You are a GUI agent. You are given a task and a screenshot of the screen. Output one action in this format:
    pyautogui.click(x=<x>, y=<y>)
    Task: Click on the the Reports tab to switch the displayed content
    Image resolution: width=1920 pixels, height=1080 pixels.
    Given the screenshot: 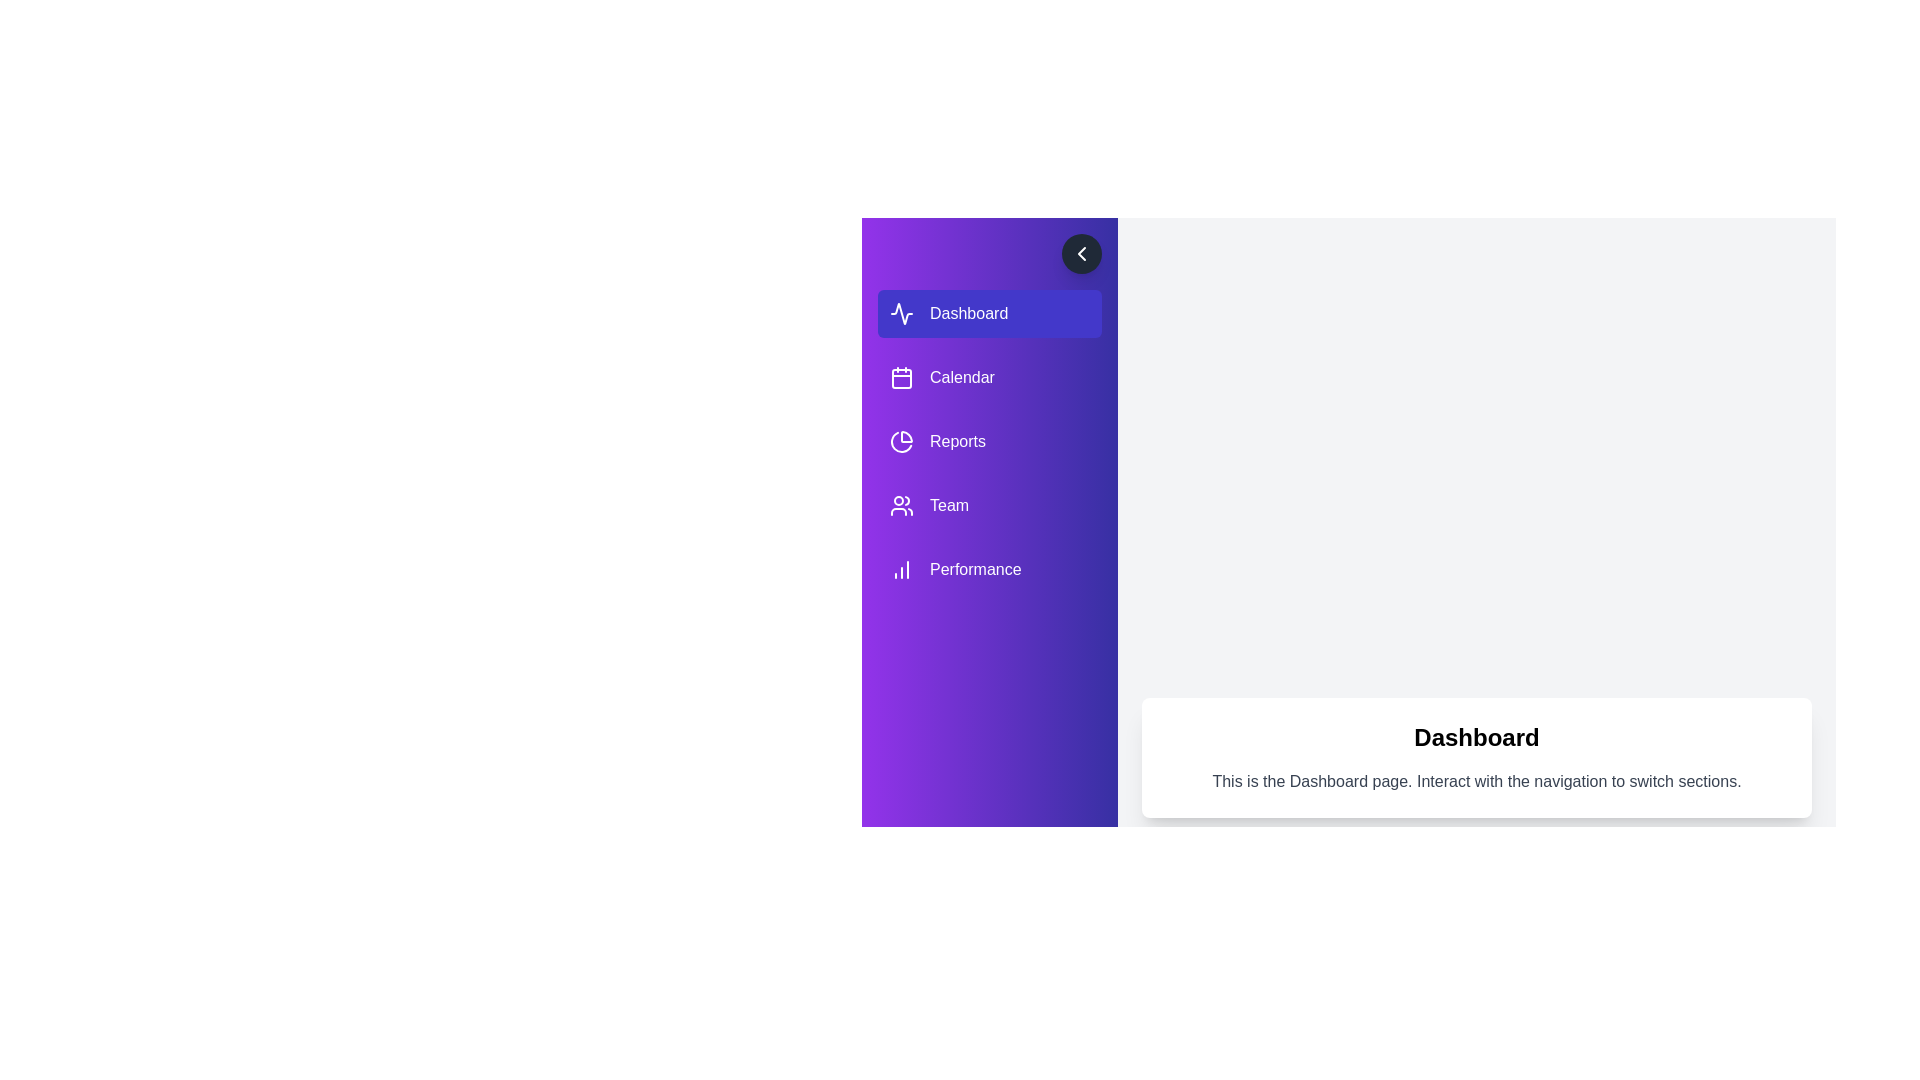 What is the action you would take?
    pyautogui.click(x=989, y=441)
    